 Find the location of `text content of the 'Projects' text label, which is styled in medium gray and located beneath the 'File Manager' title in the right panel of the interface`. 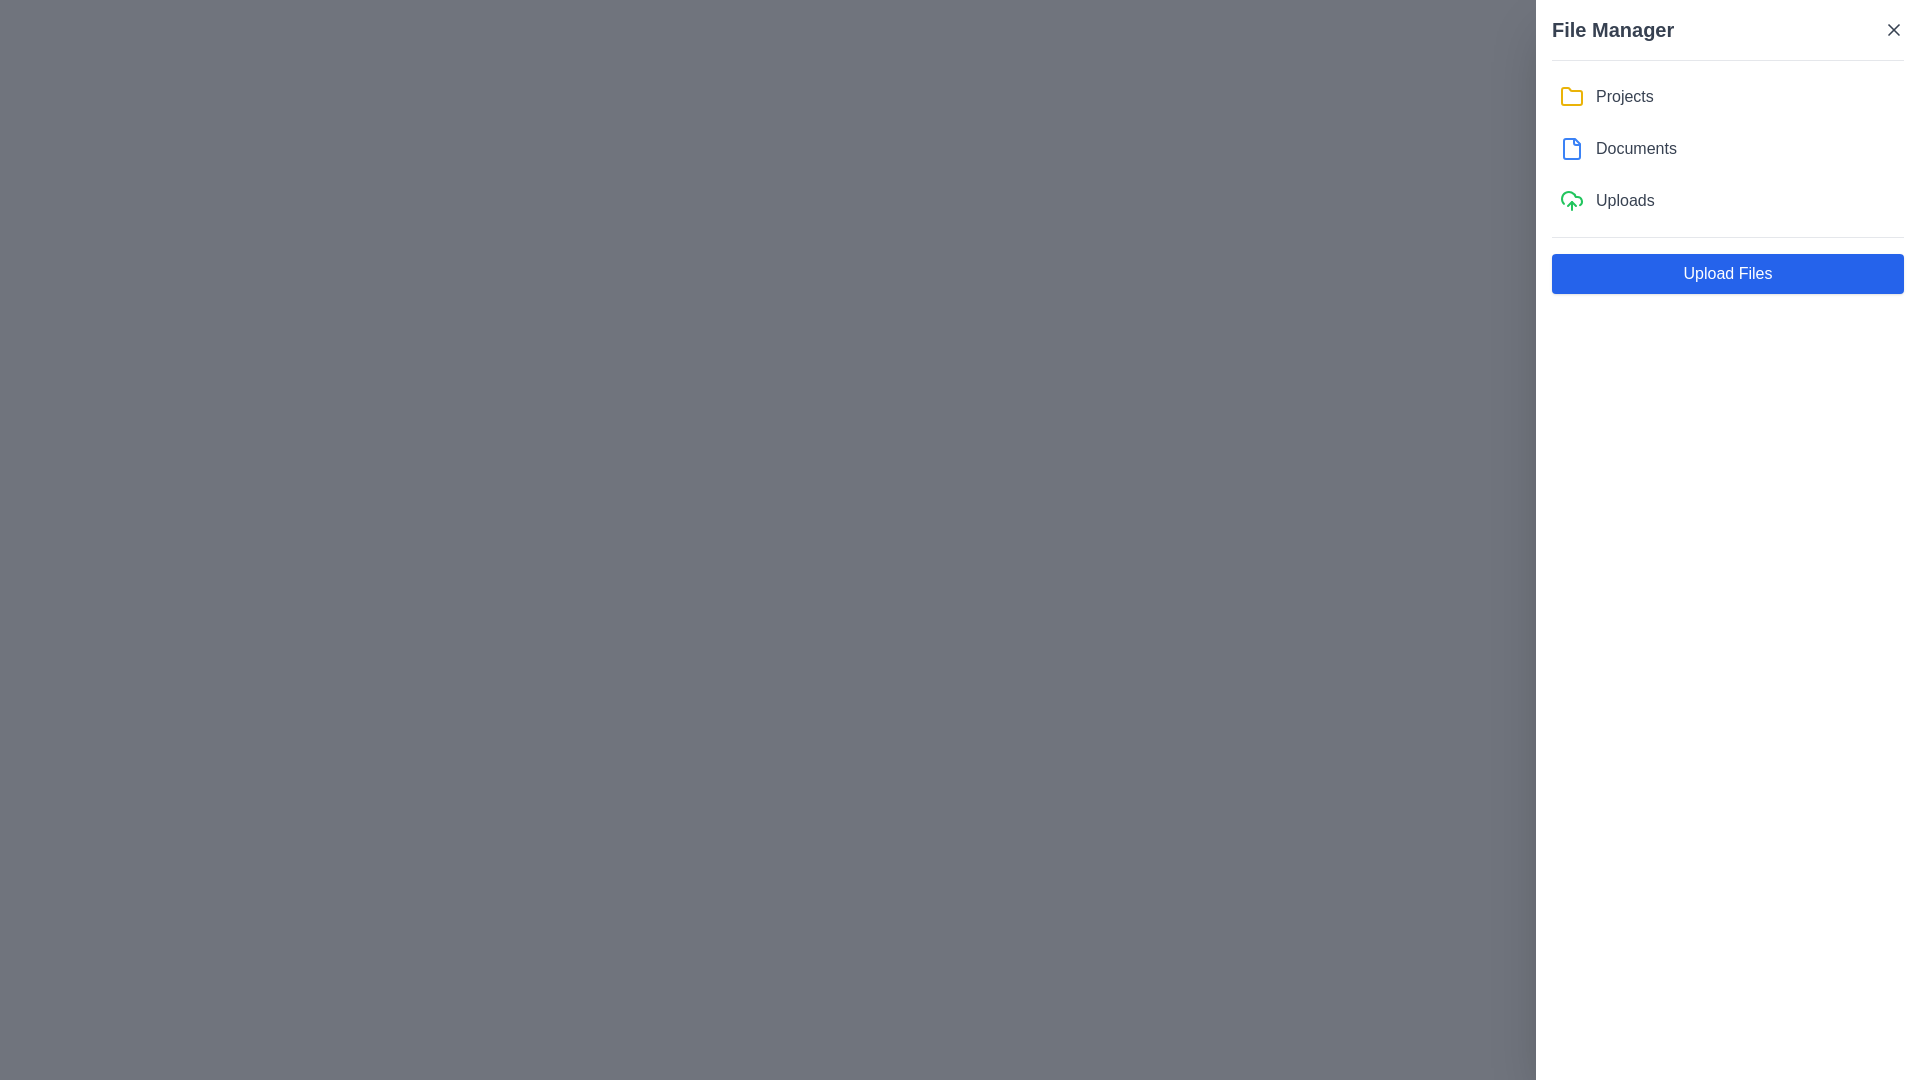

text content of the 'Projects' text label, which is styled in medium gray and located beneath the 'File Manager' title in the right panel of the interface is located at coordinates (1624, 96).